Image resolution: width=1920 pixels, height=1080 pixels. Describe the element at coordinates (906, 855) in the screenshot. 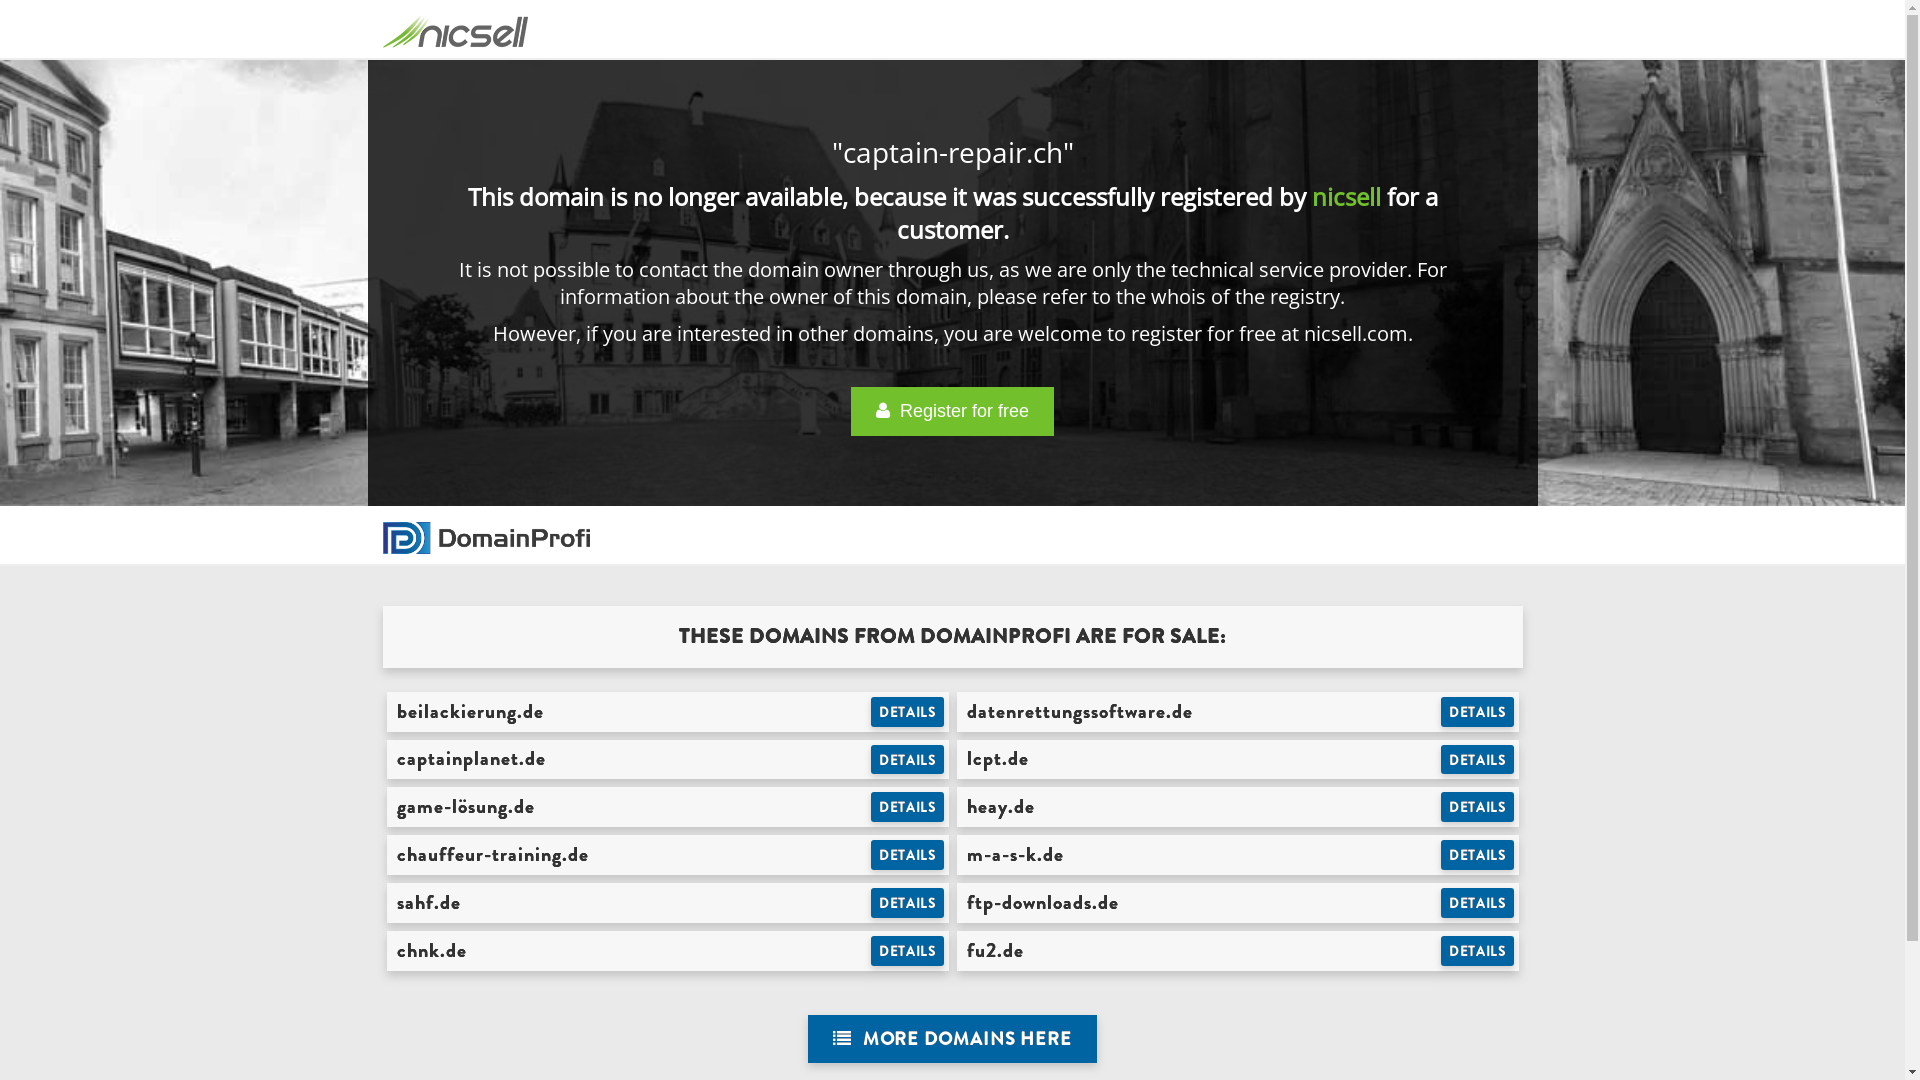

I see `'DETAILS'` at that location.